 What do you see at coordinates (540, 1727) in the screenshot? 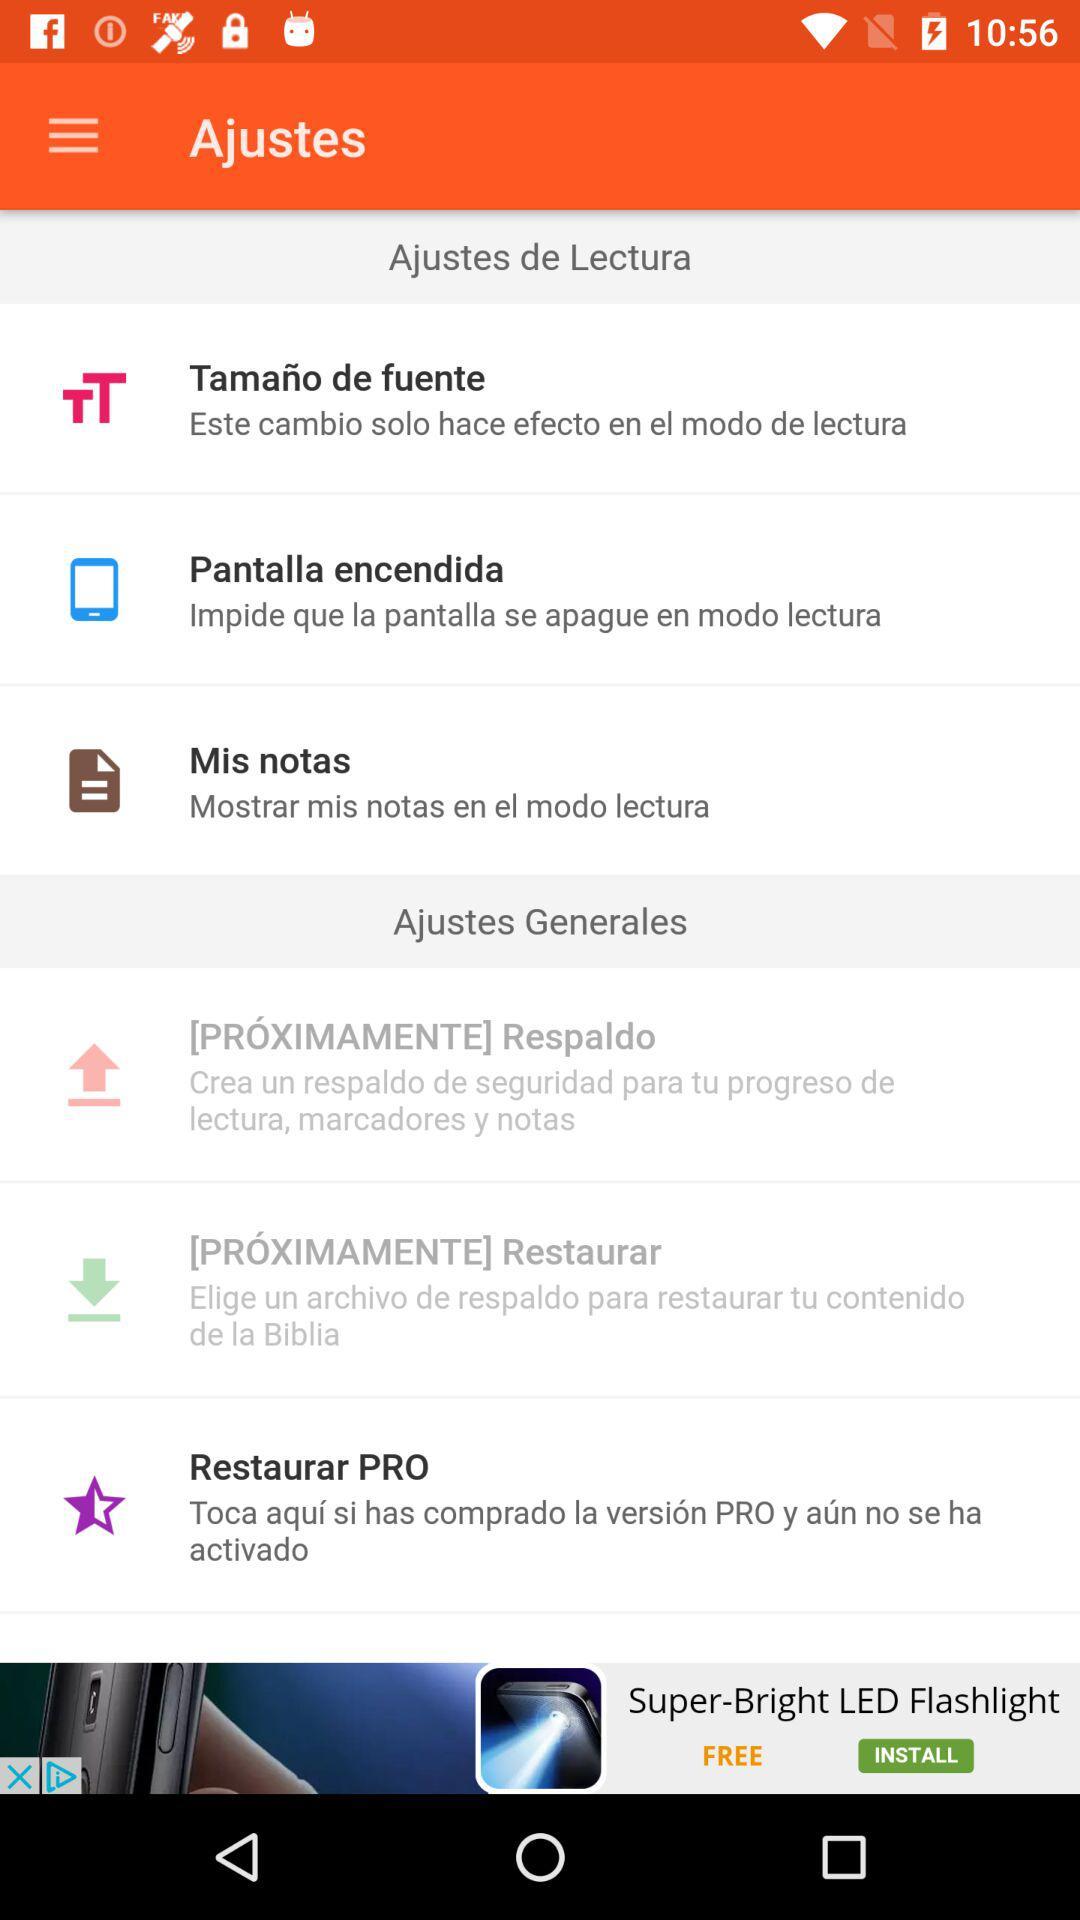
I see `switch autoplay` at bounding box center [540, 1727].